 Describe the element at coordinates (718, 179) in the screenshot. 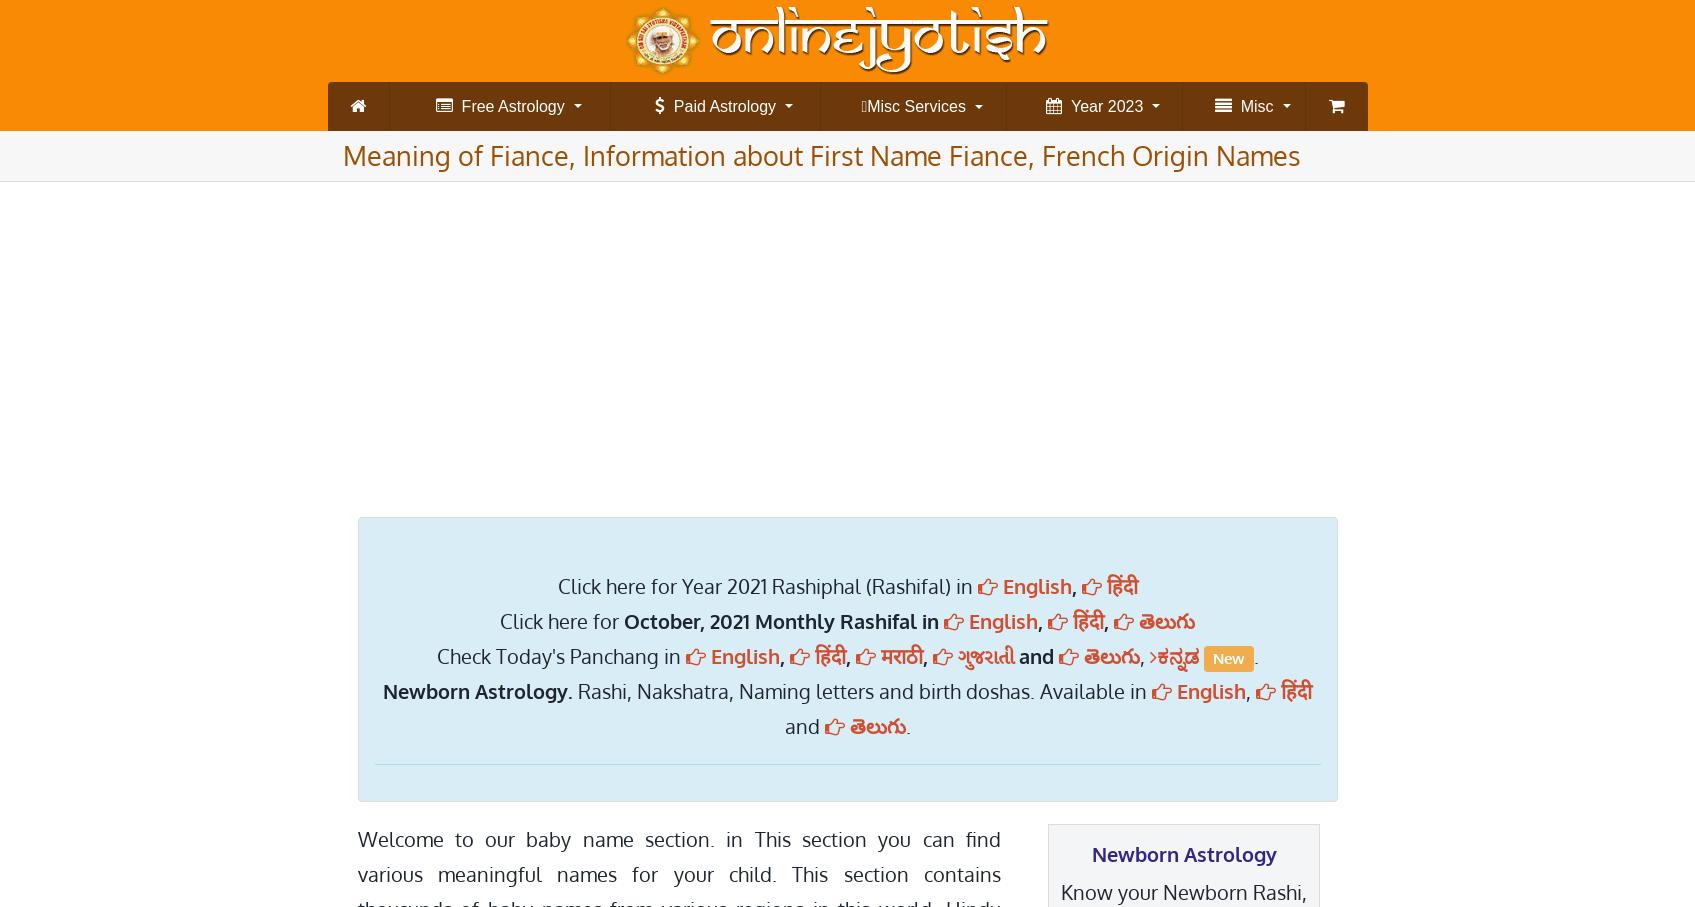

I see `'स्टार मिलान (Star Match)'` at that location.